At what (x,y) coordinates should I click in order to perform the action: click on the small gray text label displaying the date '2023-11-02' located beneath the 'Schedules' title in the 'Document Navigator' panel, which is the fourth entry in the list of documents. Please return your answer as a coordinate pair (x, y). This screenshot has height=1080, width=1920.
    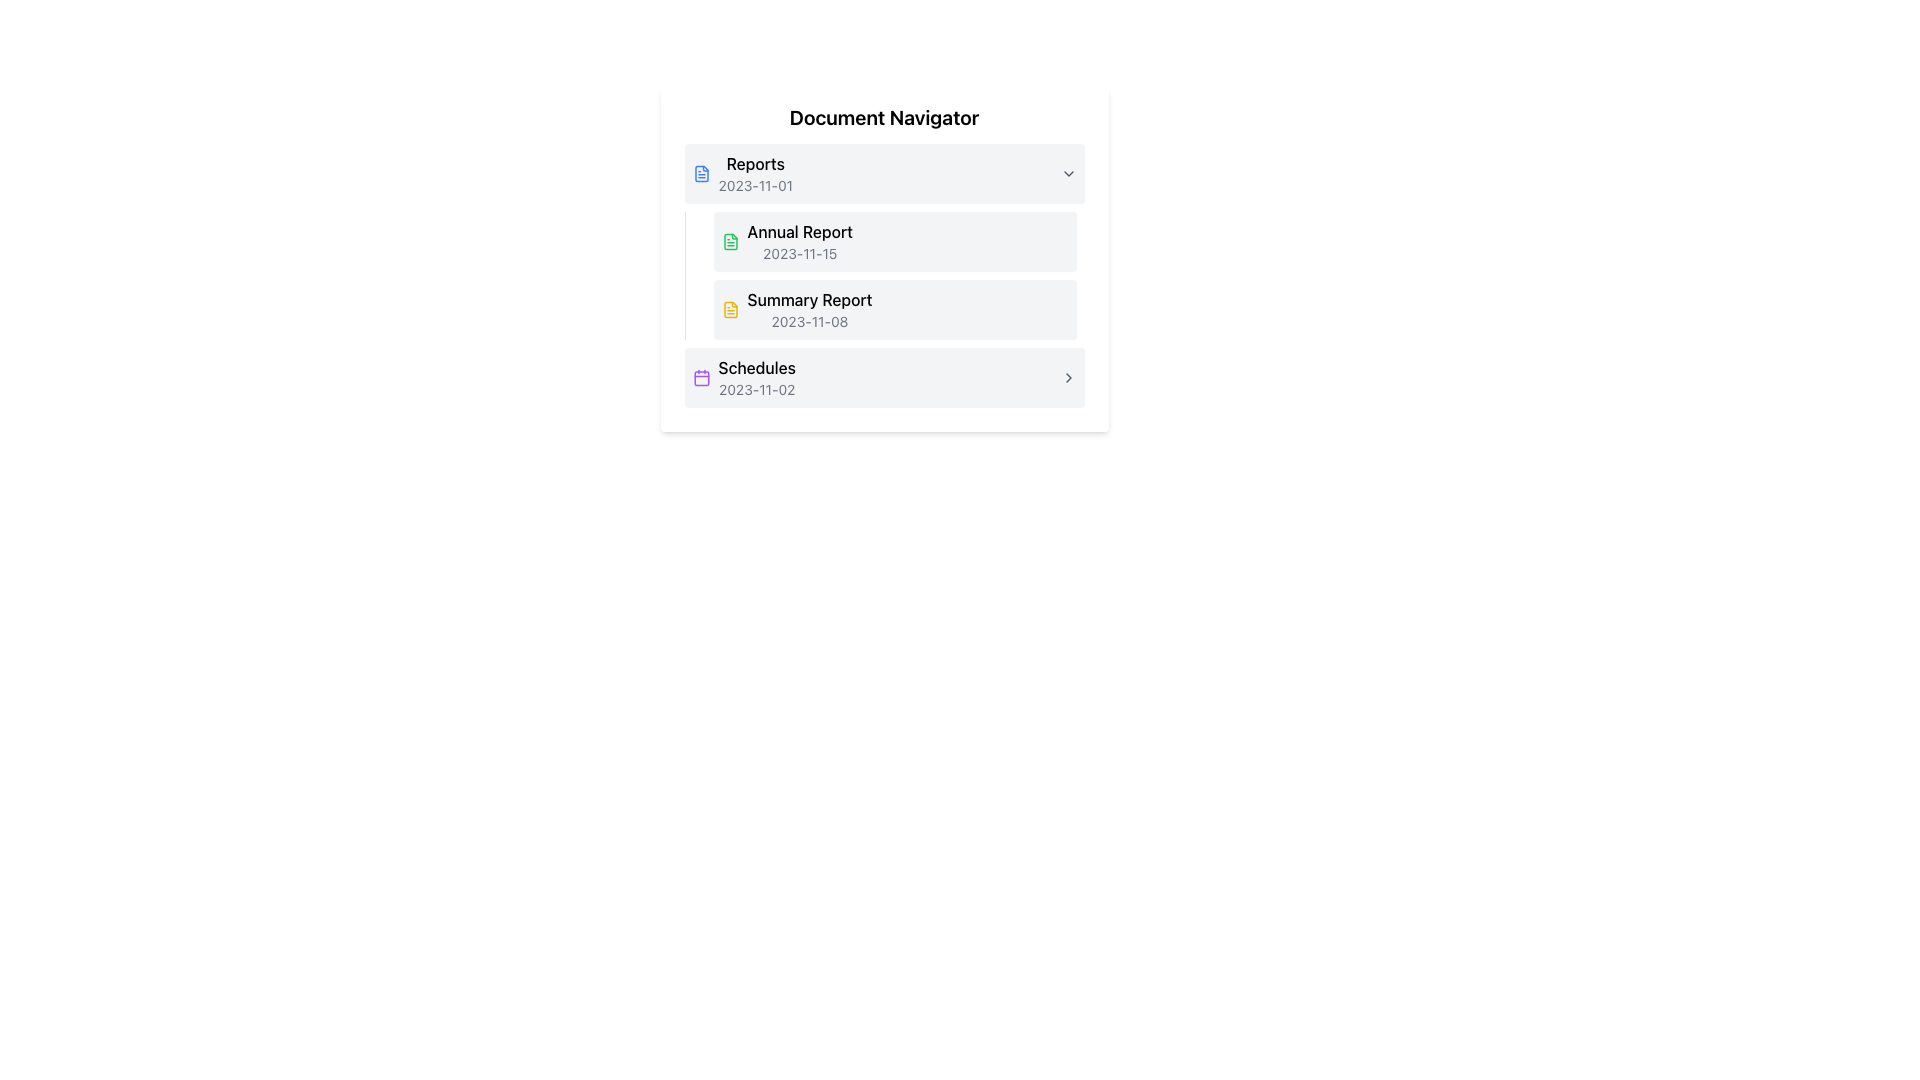
    Looking at the image, I should click on (756, 389).